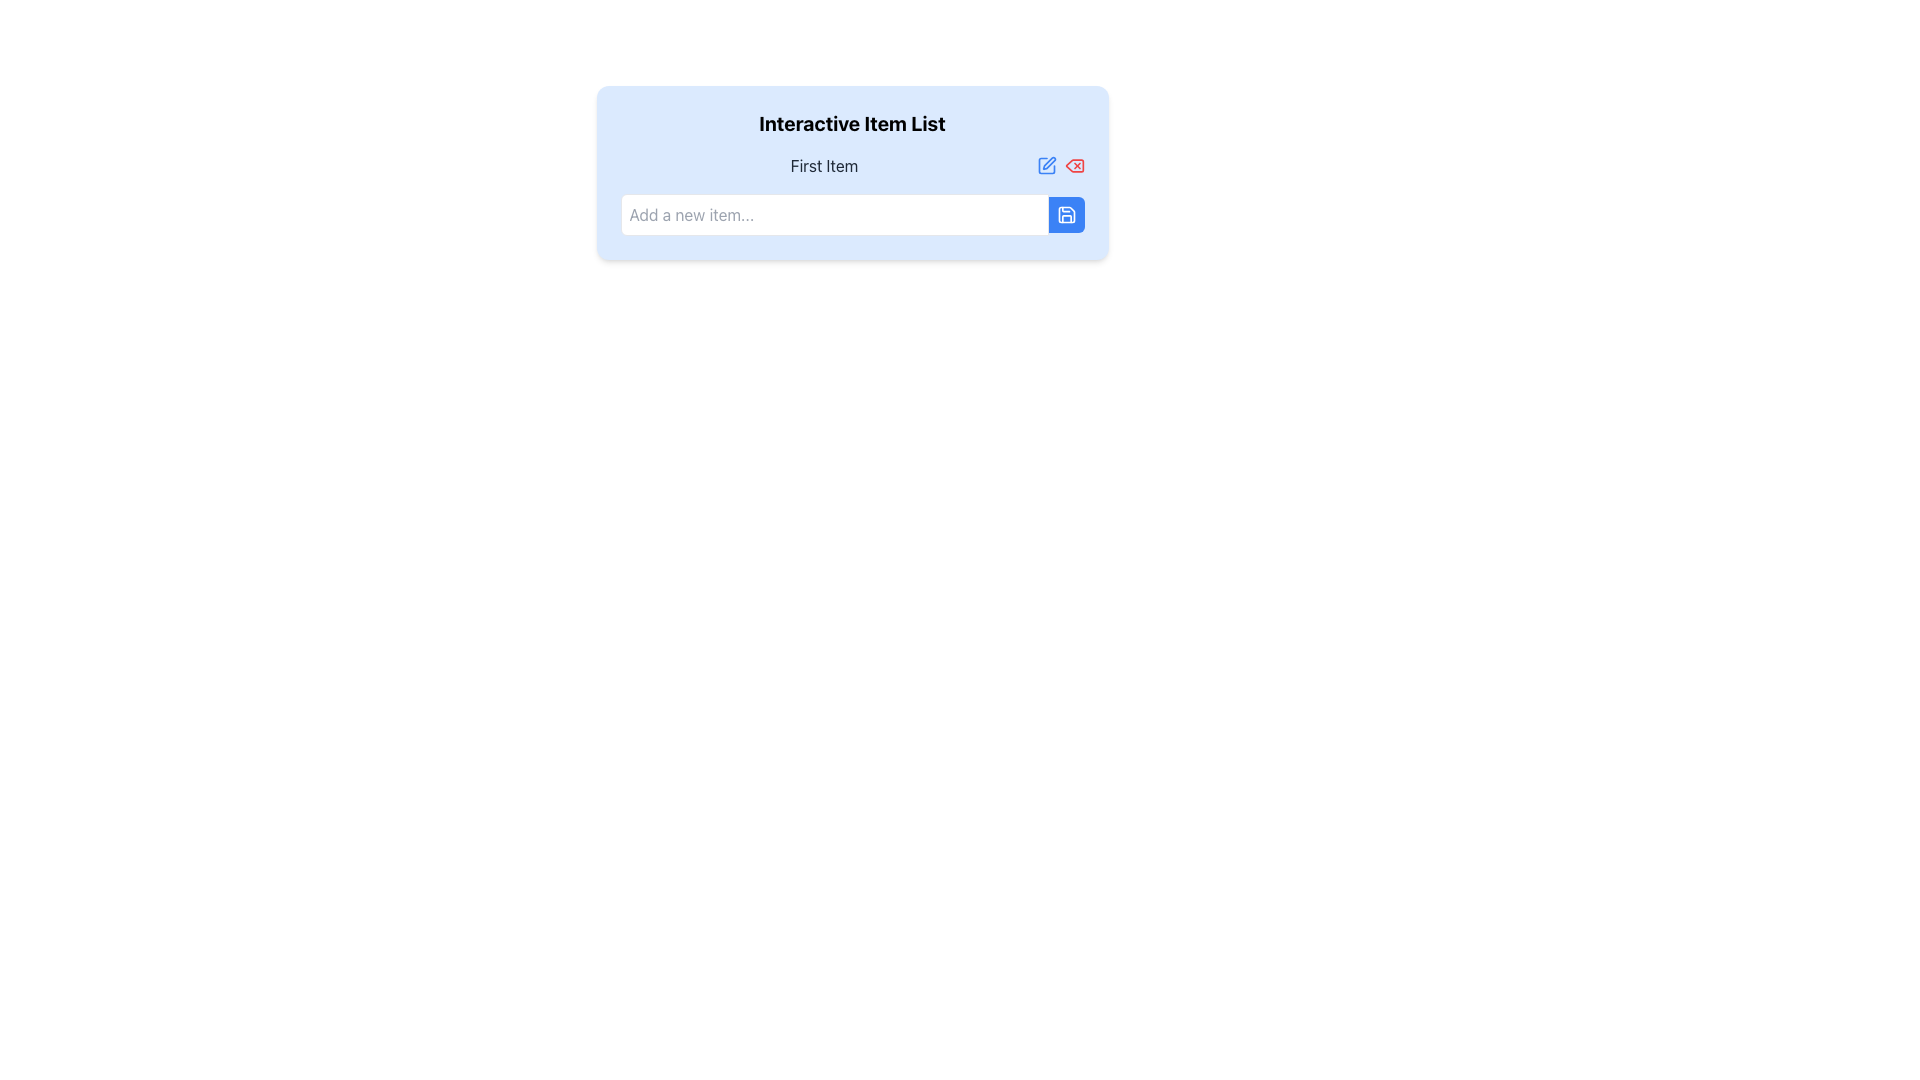 The height and width of the screenshot is (1080, 1920). What do you see at coordinates (1045, 164) in the screenshot?
I see `the blue edit icon resembling a pencil located to the right of the 'First Item' text to initiate editing` at bounding box center [1045, 164].